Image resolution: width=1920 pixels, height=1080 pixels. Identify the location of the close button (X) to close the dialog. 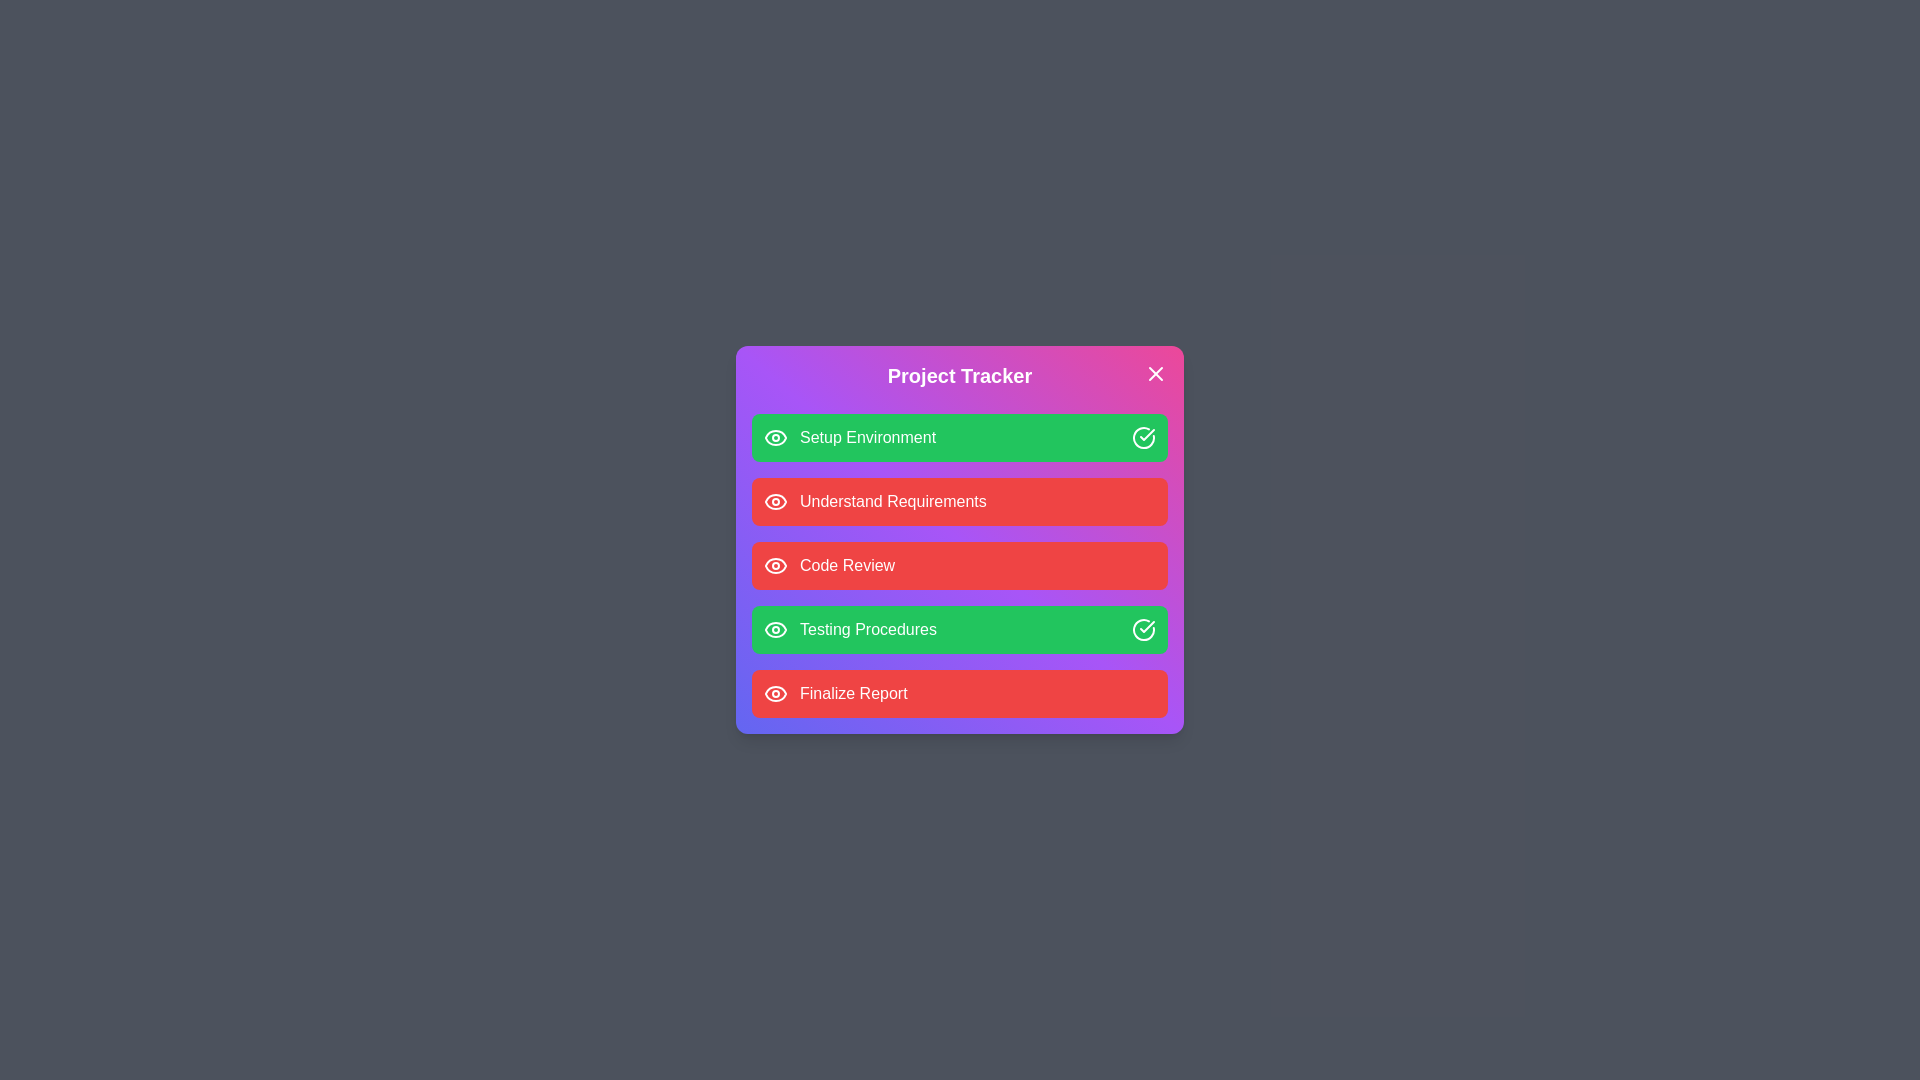
(1156, 374).